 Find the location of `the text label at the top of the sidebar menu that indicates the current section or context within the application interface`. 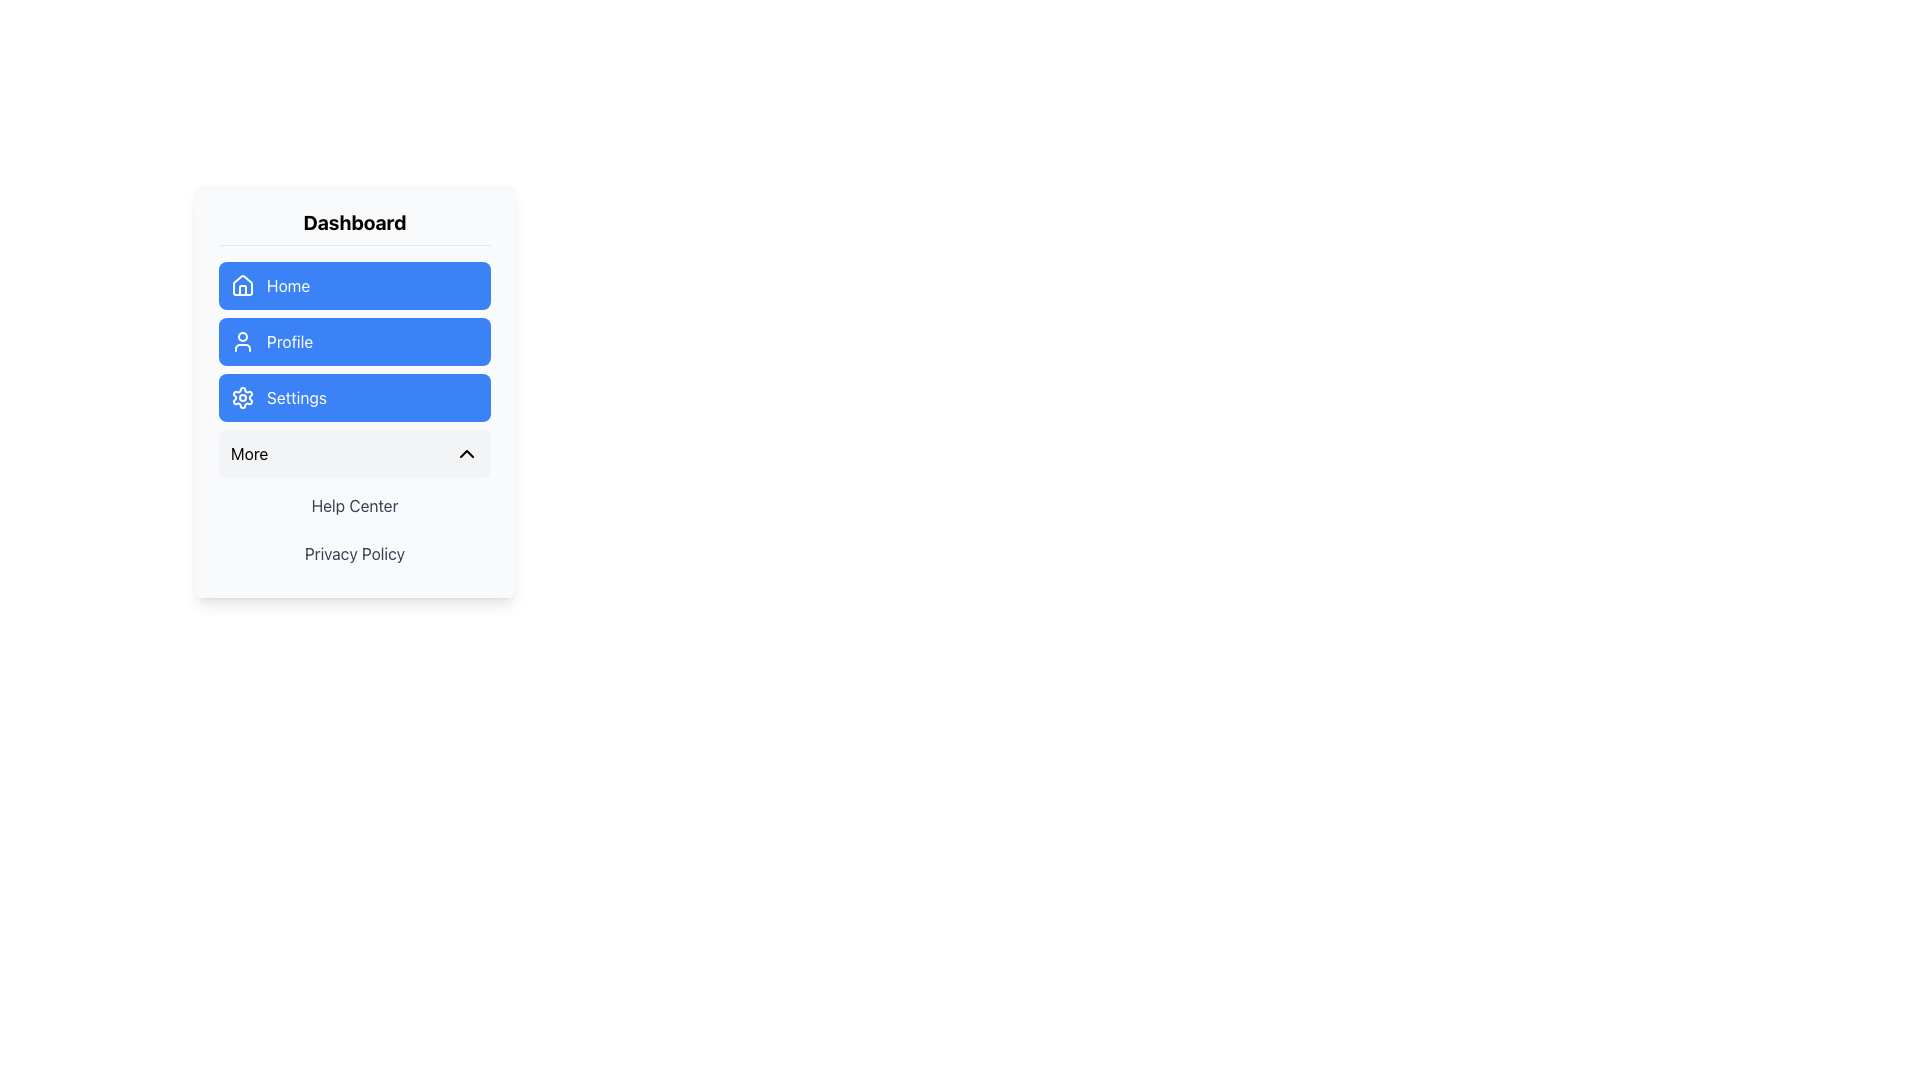

the text label at the top of the sidebar menu that indicates the current section or context within the application interface is located at coordinates (355, 223).